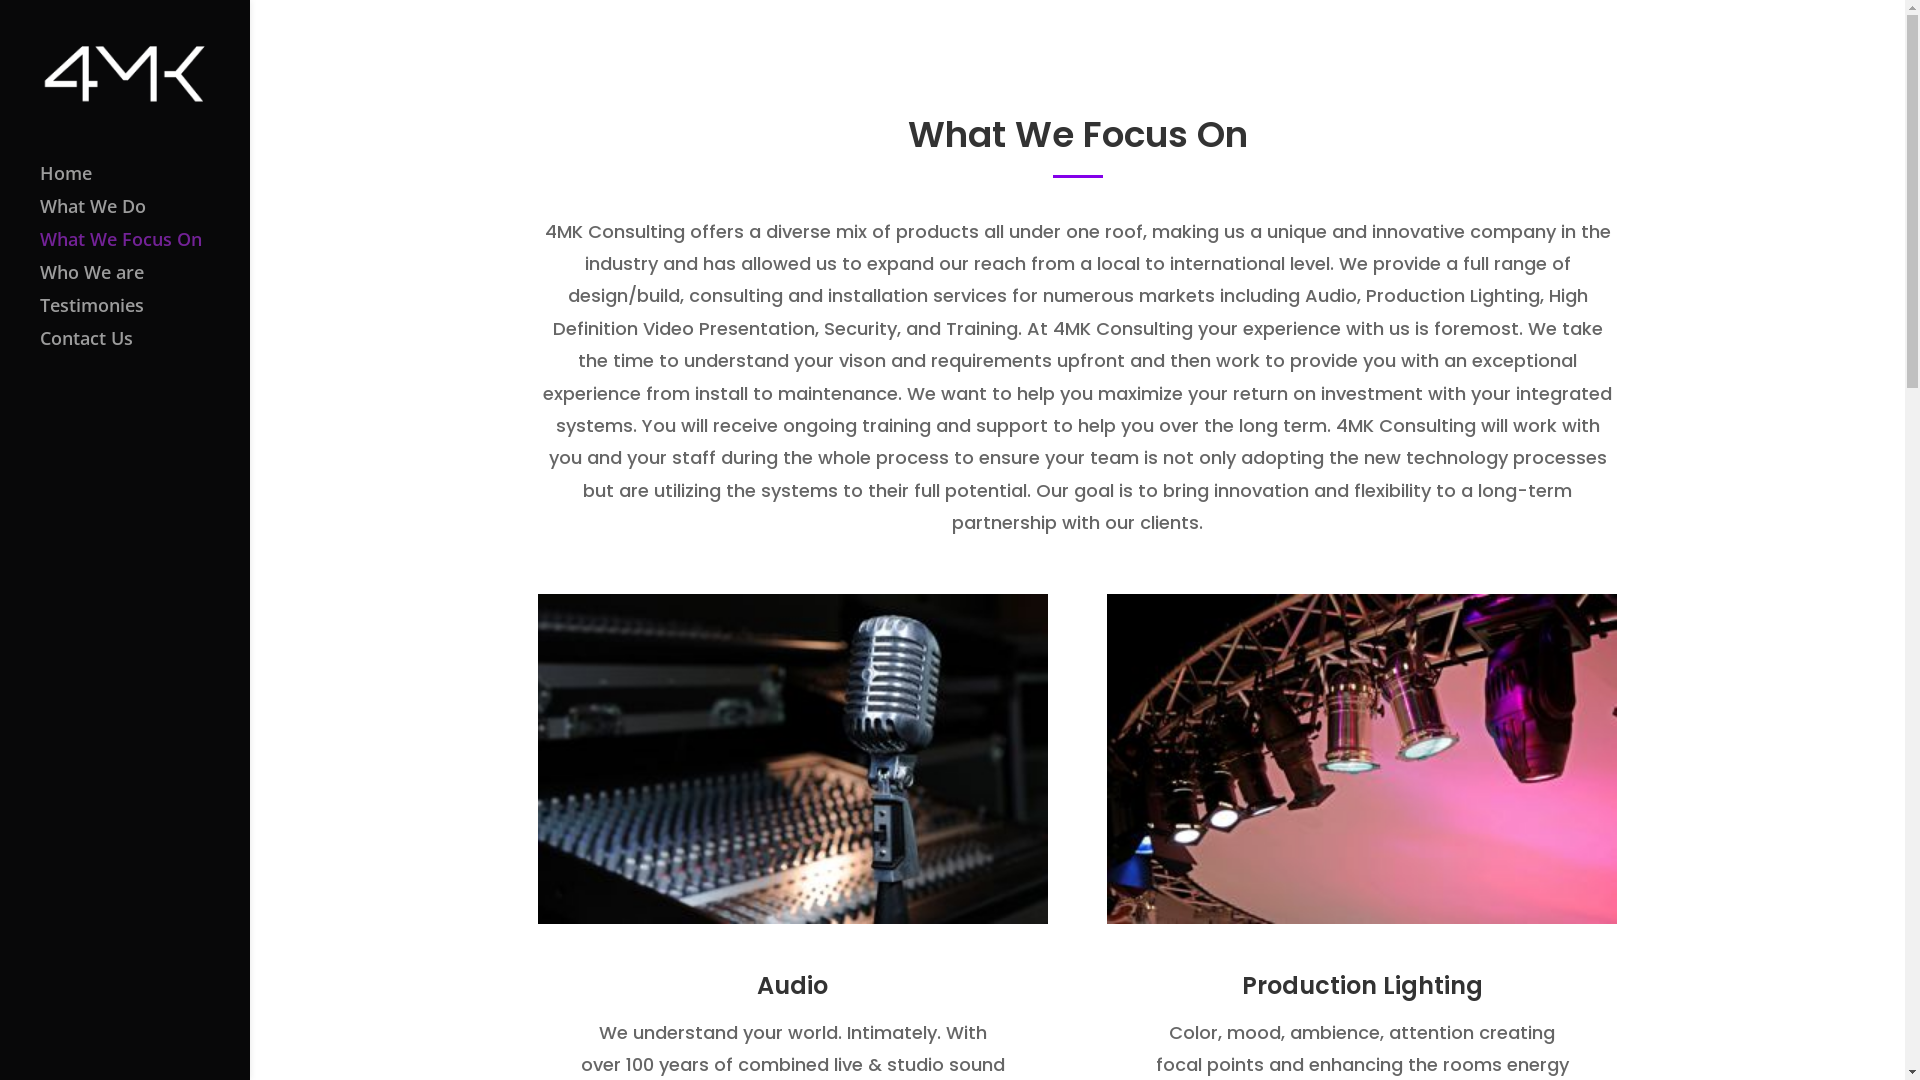  What do you see at coordinates (143, 281) in the screenshot?
I see `'Who We are'` at bounding box center [143, 281].